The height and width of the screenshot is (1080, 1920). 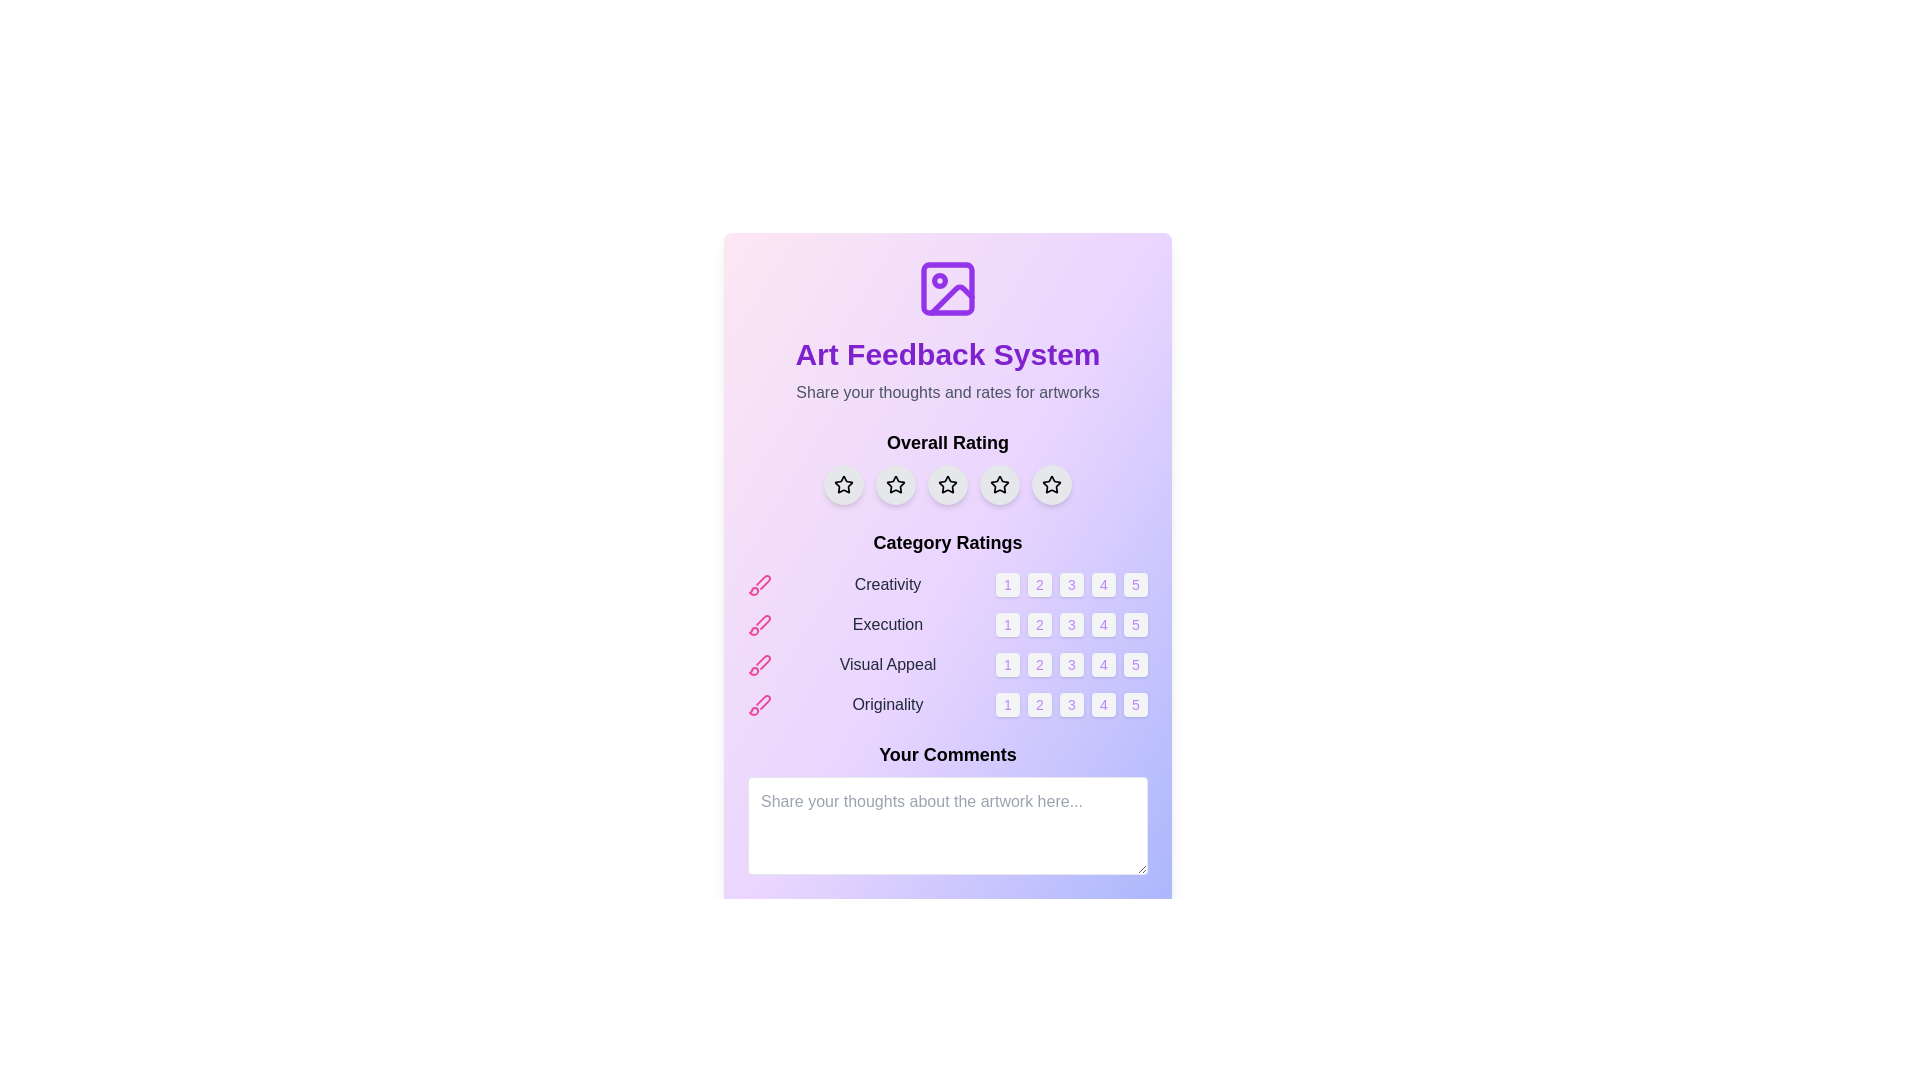 I want to click on the section header text labeled 'Category Ratings', which is styled in bold and positioned beneath 'Overall Rating', so click(x=947, y=543).